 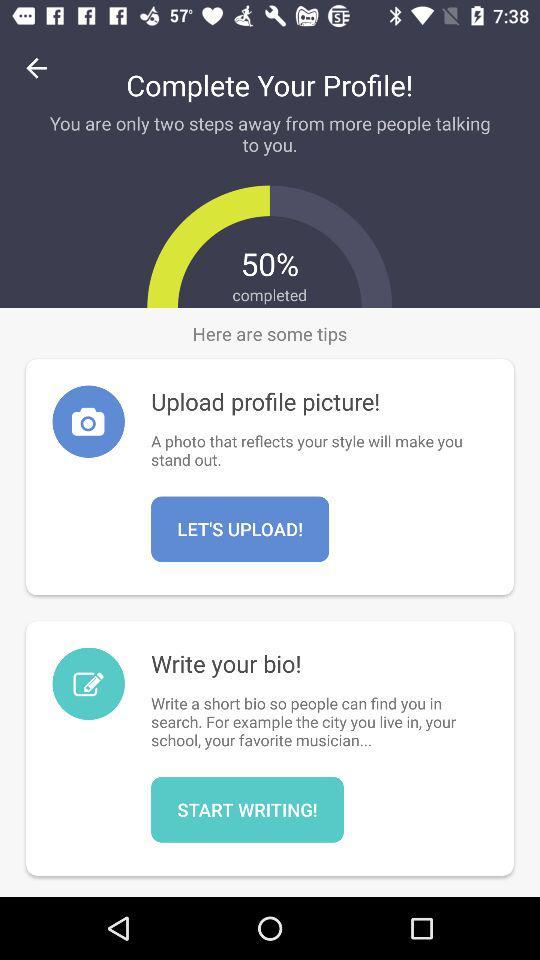 What do you see at coordinates (36, 68) in the screenshot?
I see `the item above you are only` at bounding box center [36, 68].